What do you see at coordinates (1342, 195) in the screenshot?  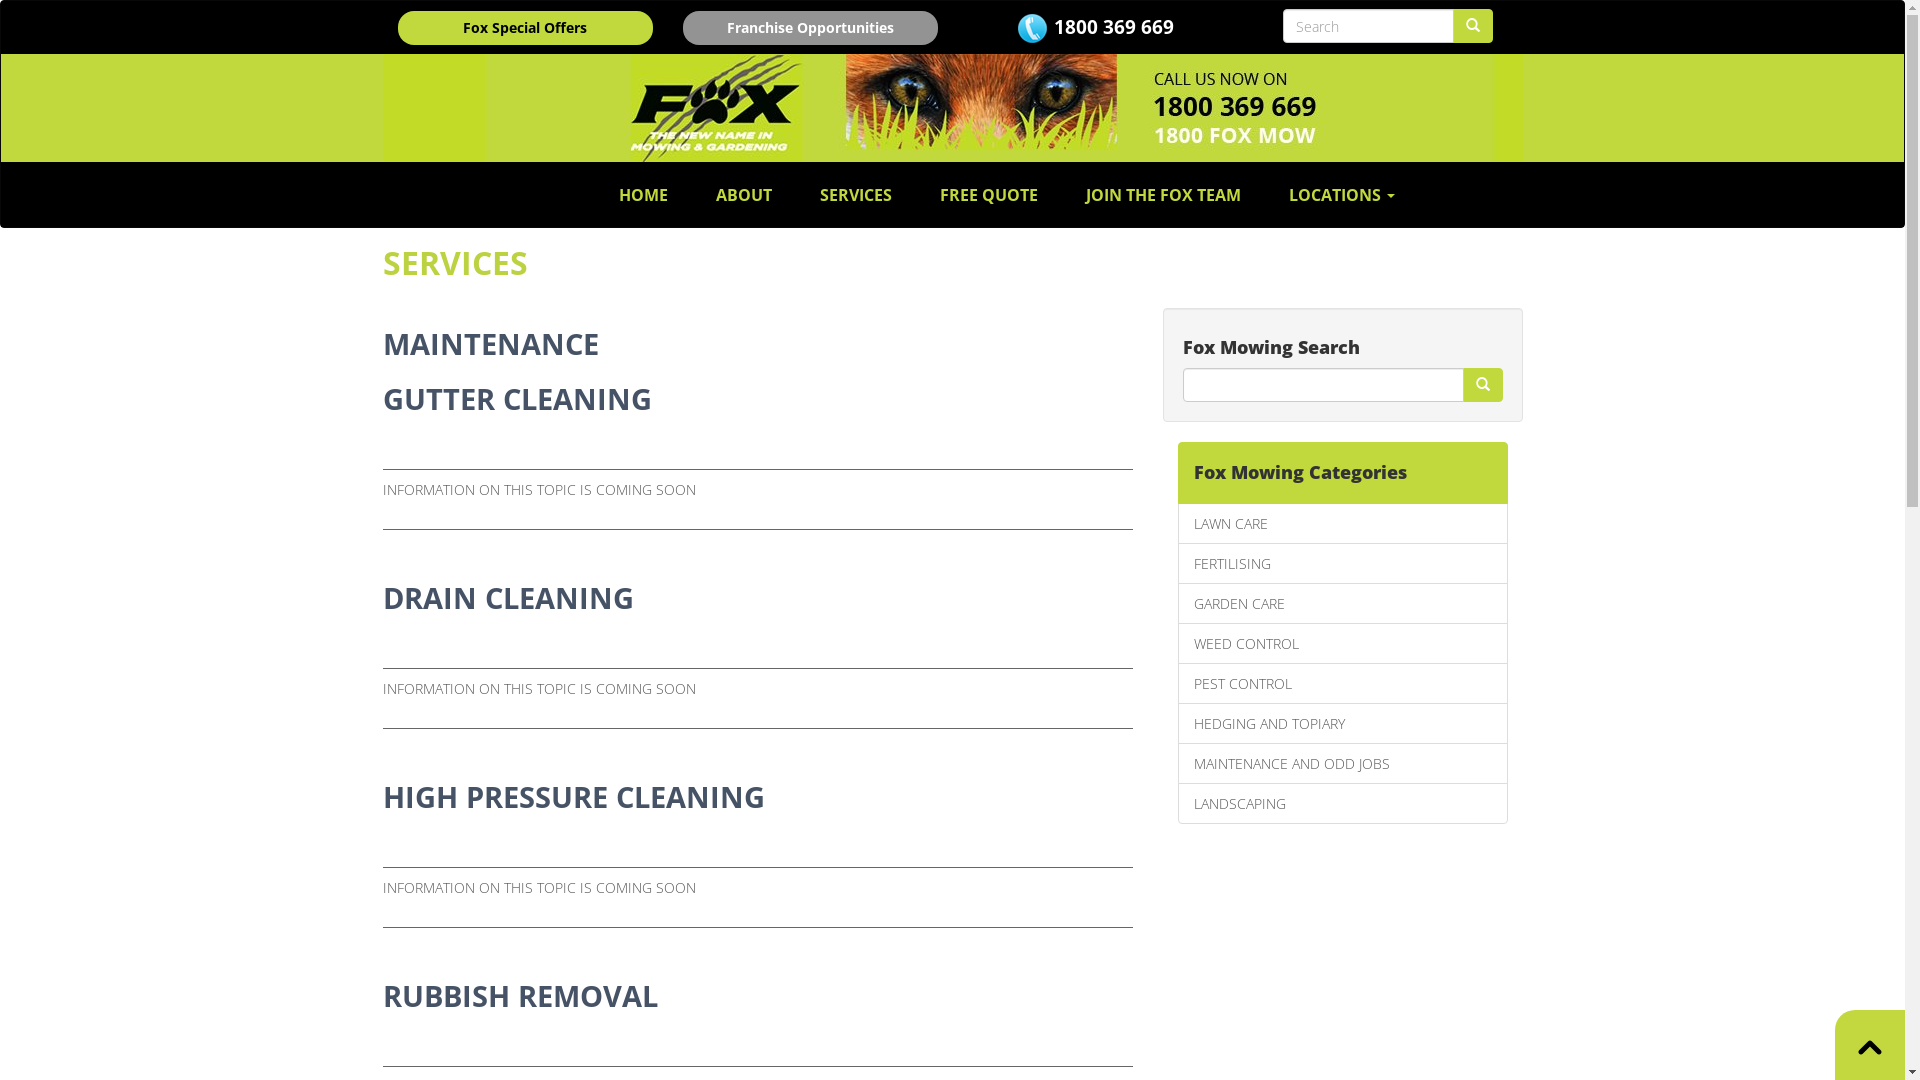 I see `'LOCATIONS'` at bounding box center [1342, 195].